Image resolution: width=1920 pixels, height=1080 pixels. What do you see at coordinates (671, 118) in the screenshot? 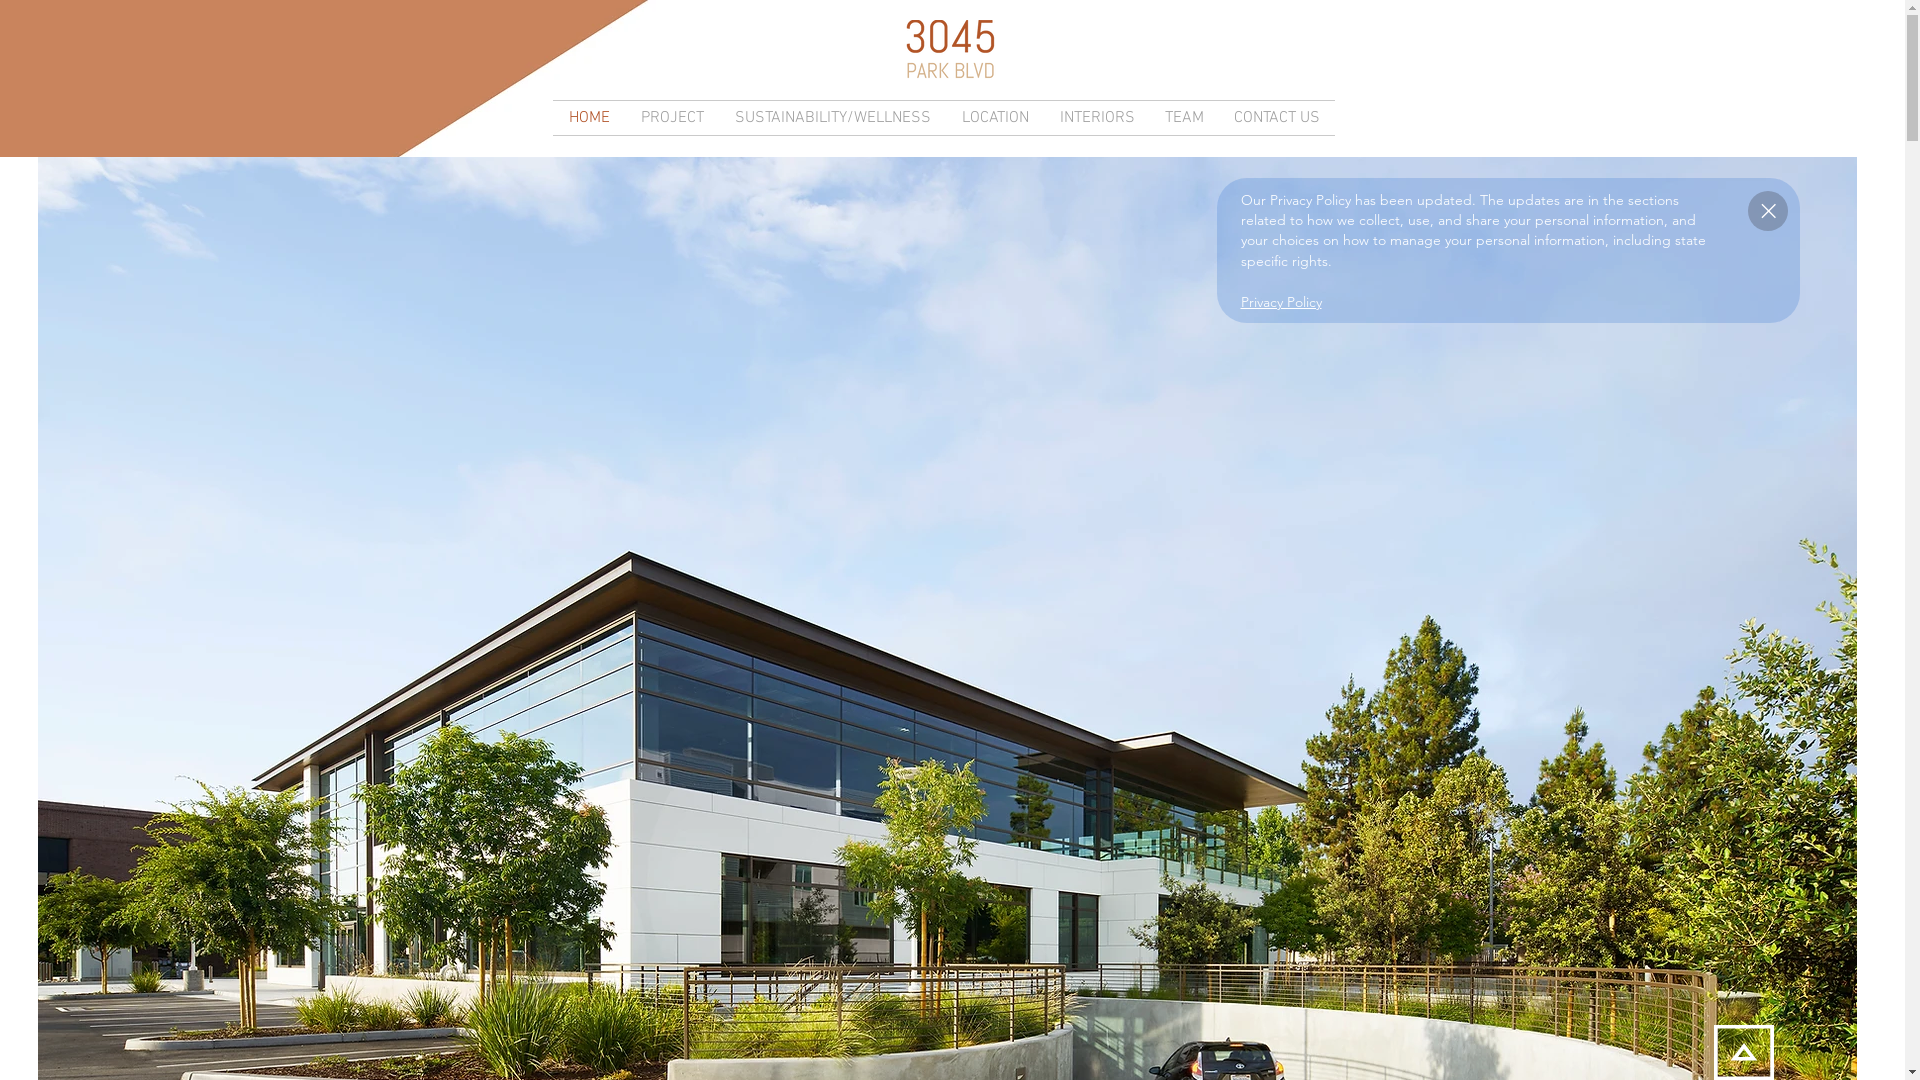
I see `'PROJECT'` at bounding box center [671, 118].